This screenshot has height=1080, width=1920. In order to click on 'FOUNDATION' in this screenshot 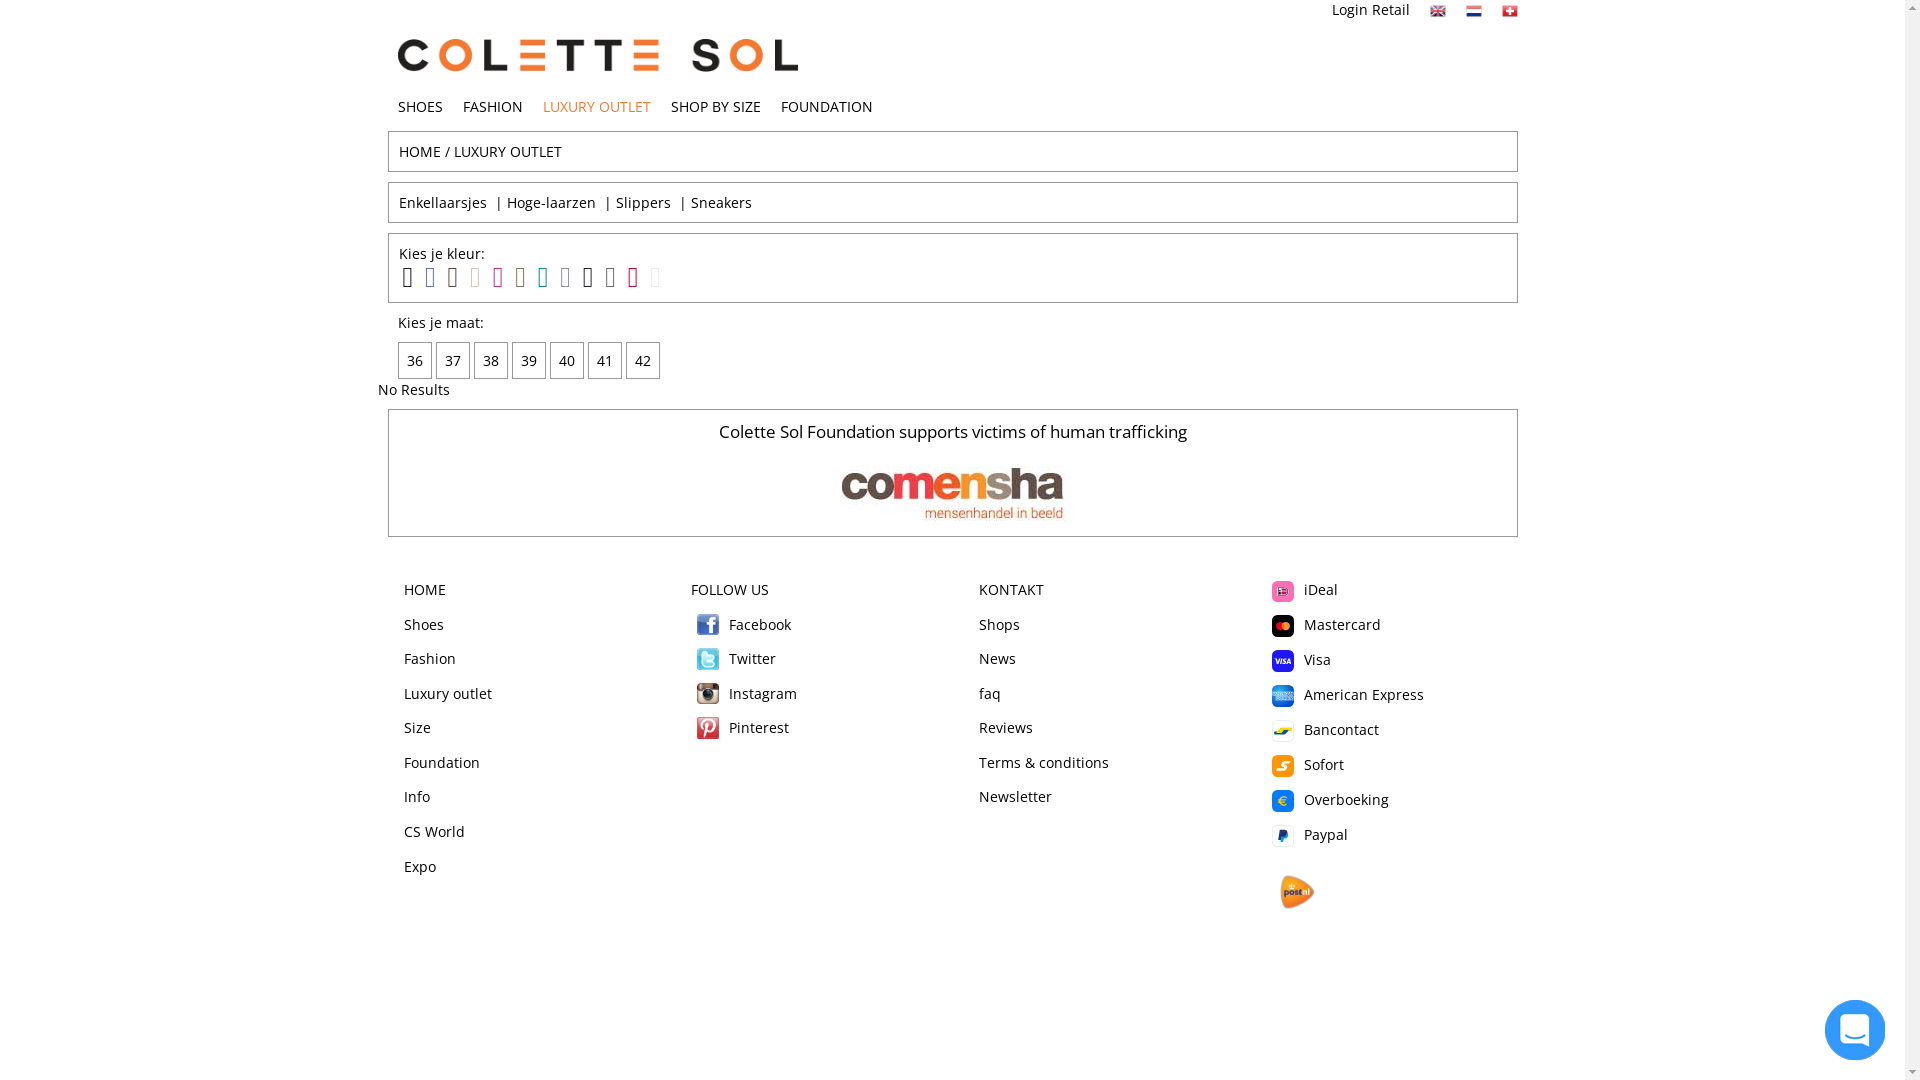, I will do `click(825, 106)`.